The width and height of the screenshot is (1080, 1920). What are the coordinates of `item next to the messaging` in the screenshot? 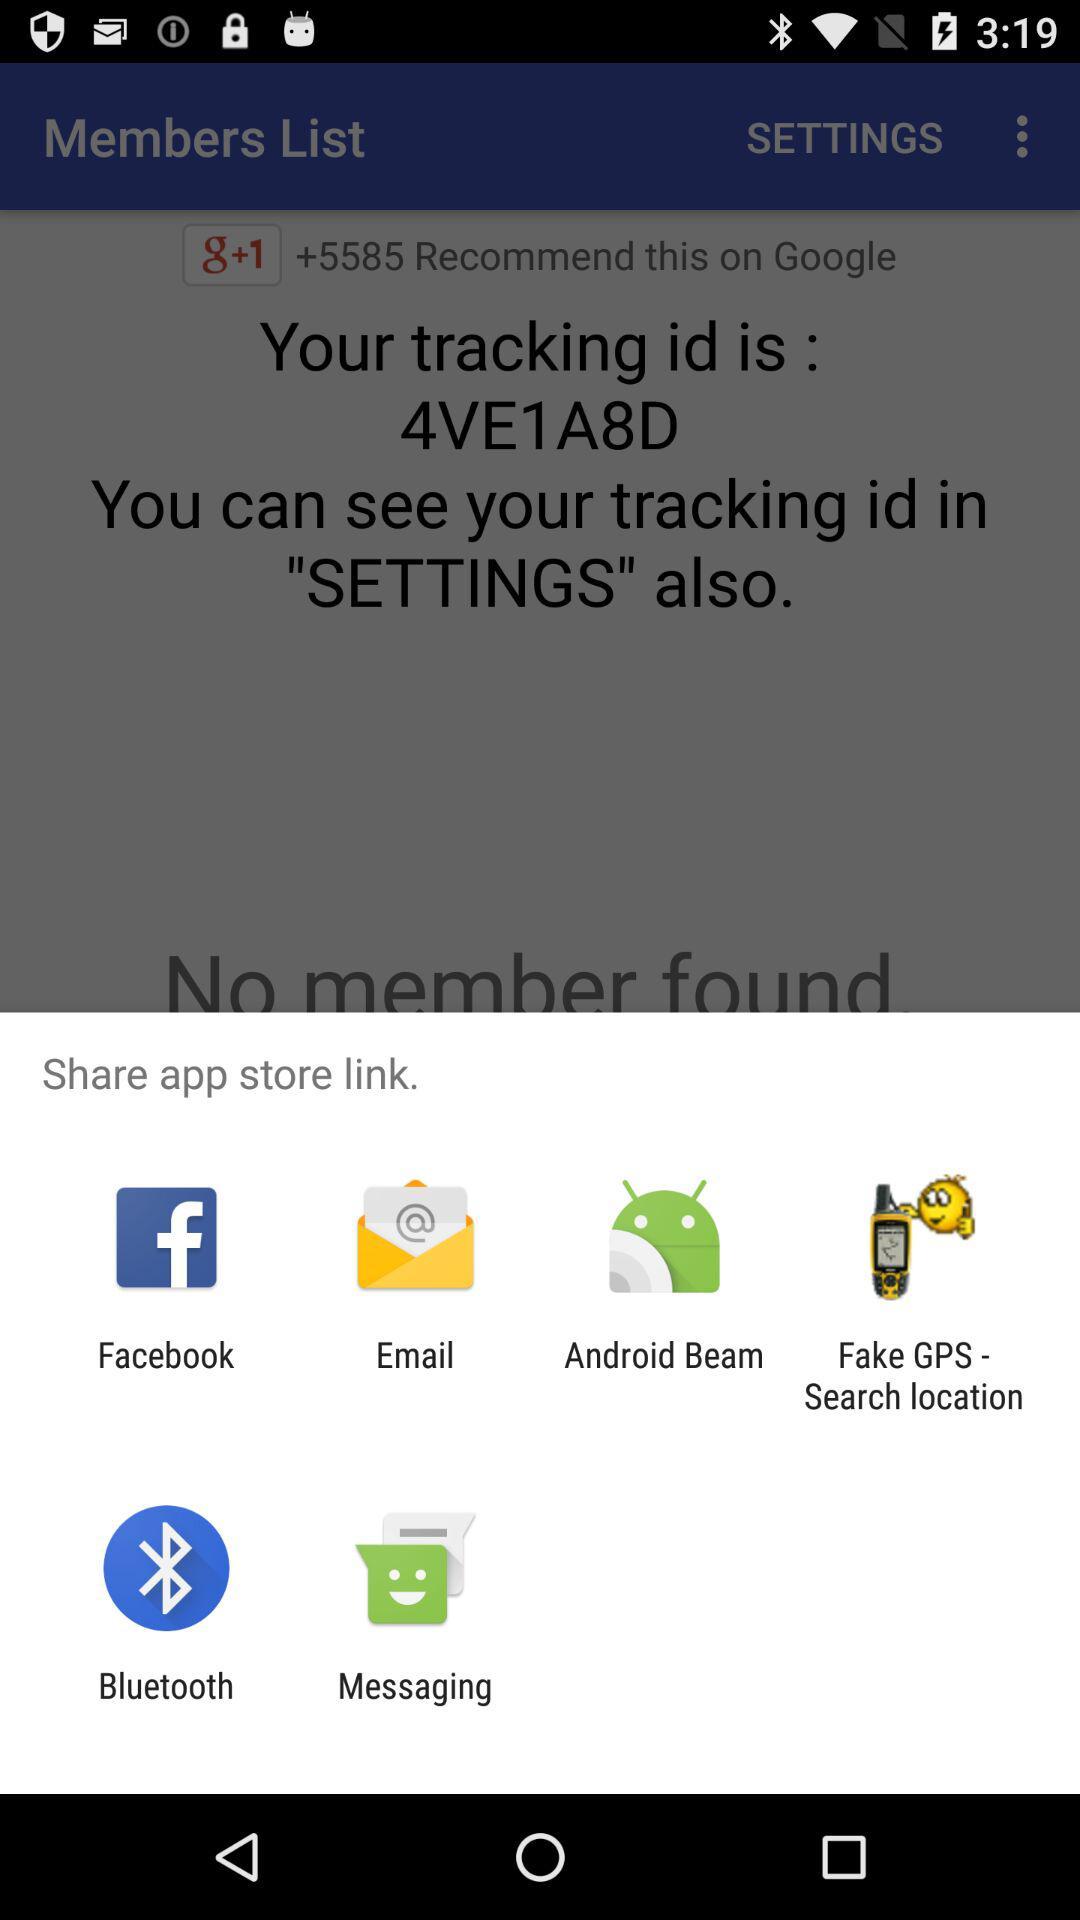 It's located at (165, 1705).